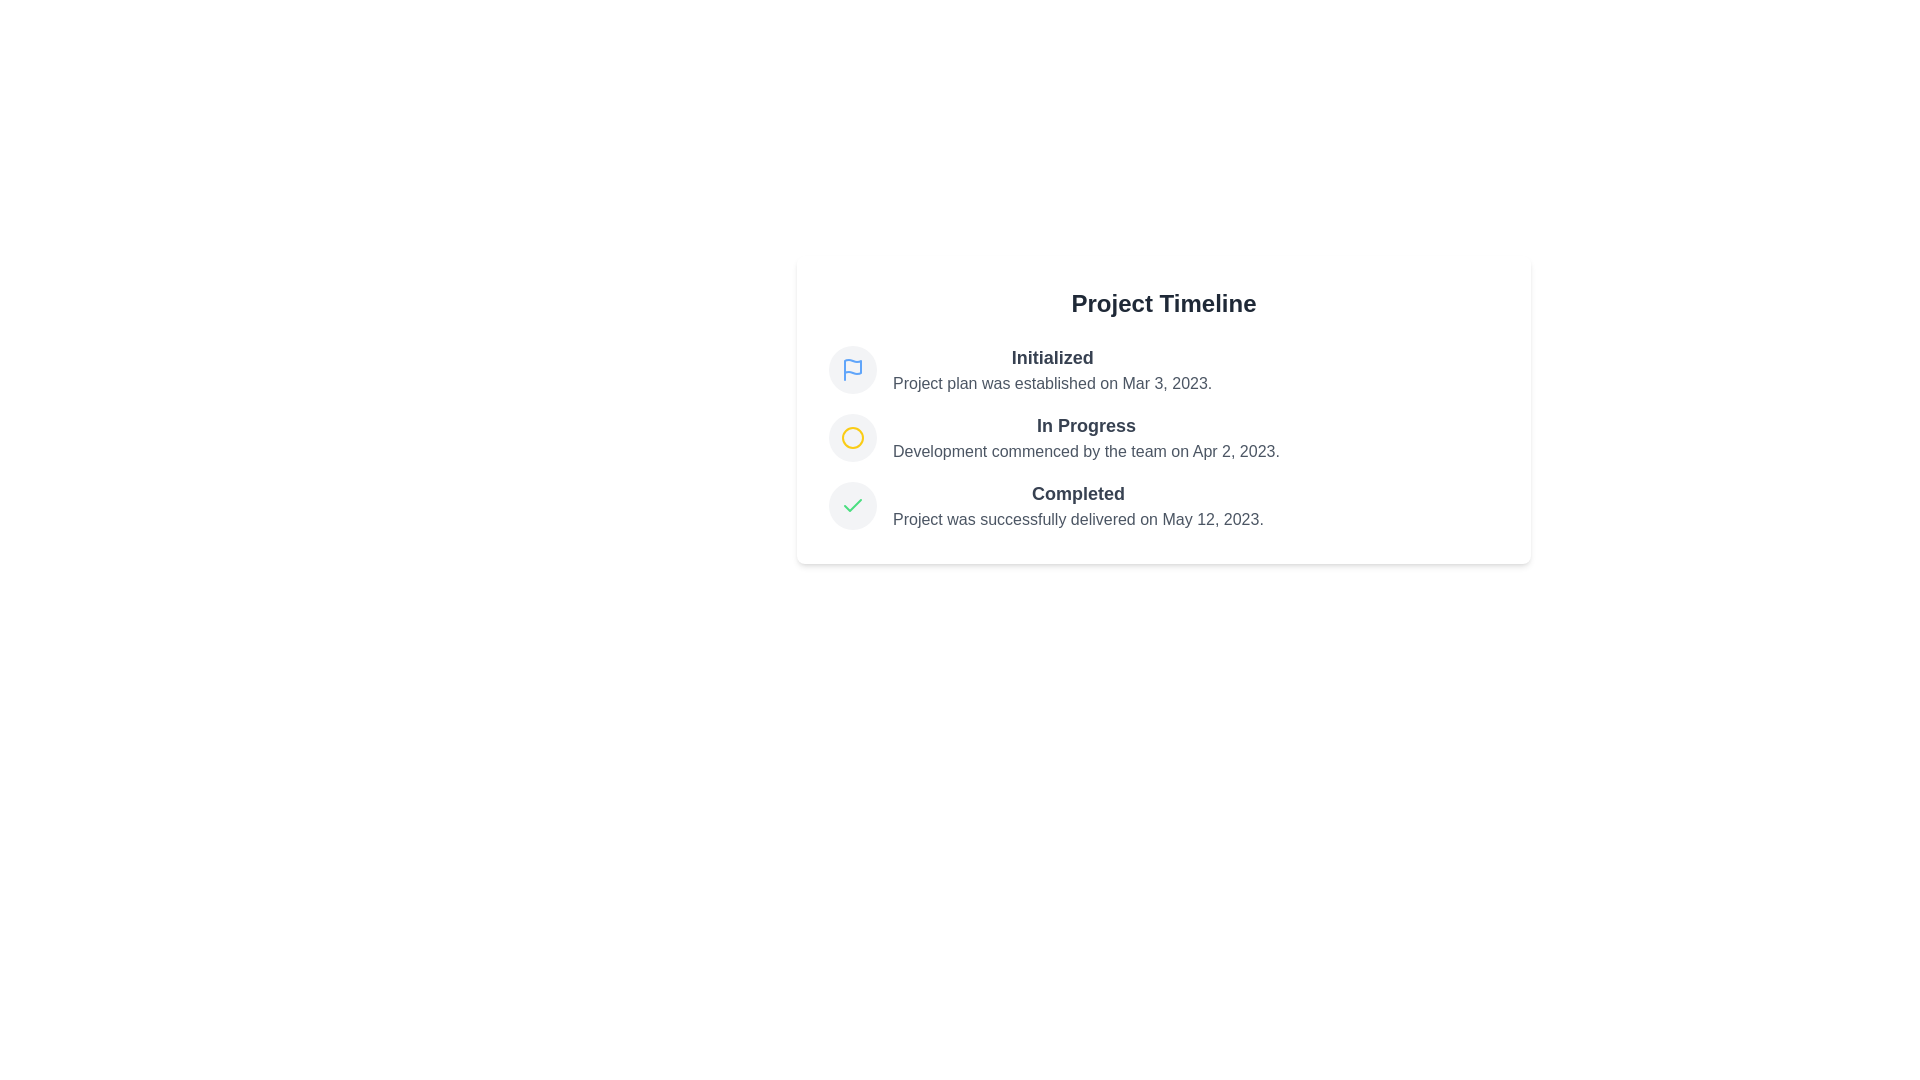  Describe the element at coordinates (853, 370) in the screenshot. I see `the circular icon with a light gray background and a blue flag-shaped icon, located at the leftmost side of the first row in the 'Project Timeline' section, adjacent to the text 'Initialized'` at that location.